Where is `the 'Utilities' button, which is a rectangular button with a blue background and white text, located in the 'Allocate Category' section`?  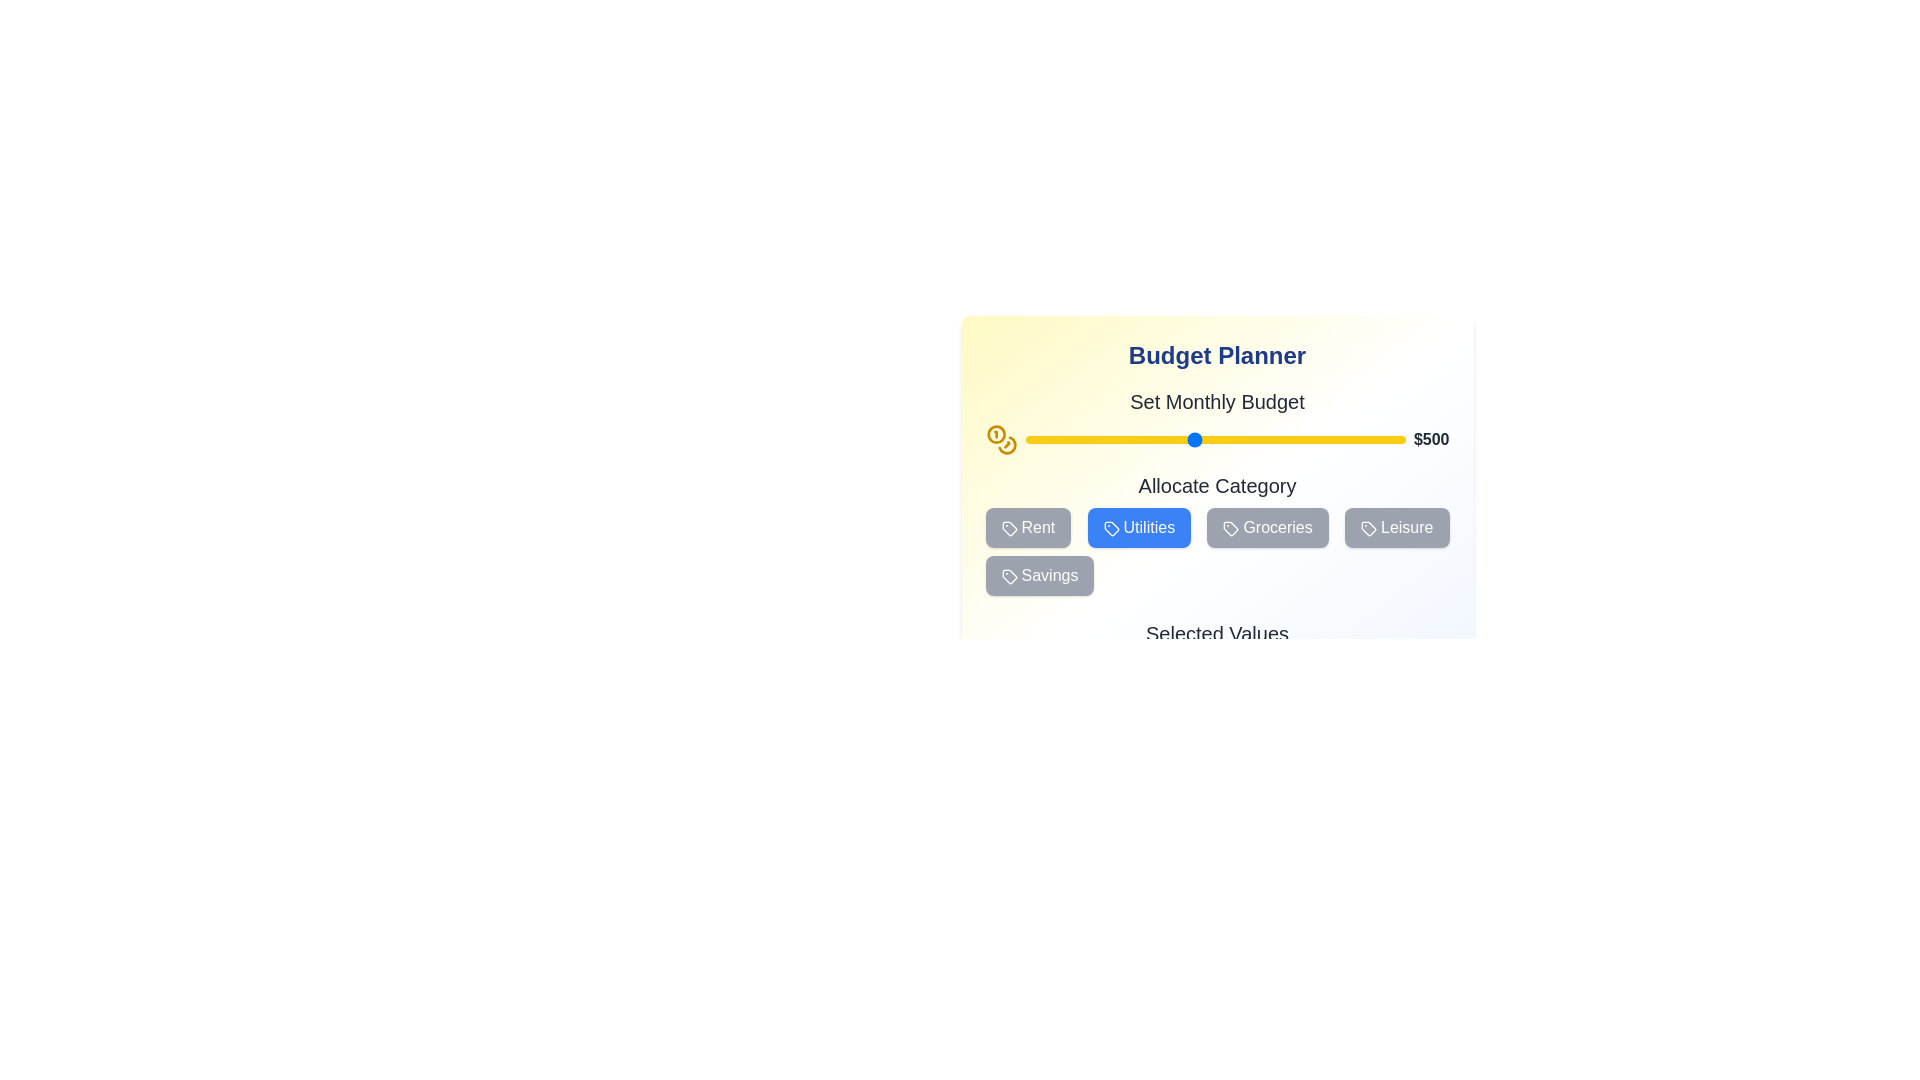
the 'Utilities' button, which is a rectangular button with a blue background and white text, located in the 'Allocate Category' section is located at coordinates (1139, 527).